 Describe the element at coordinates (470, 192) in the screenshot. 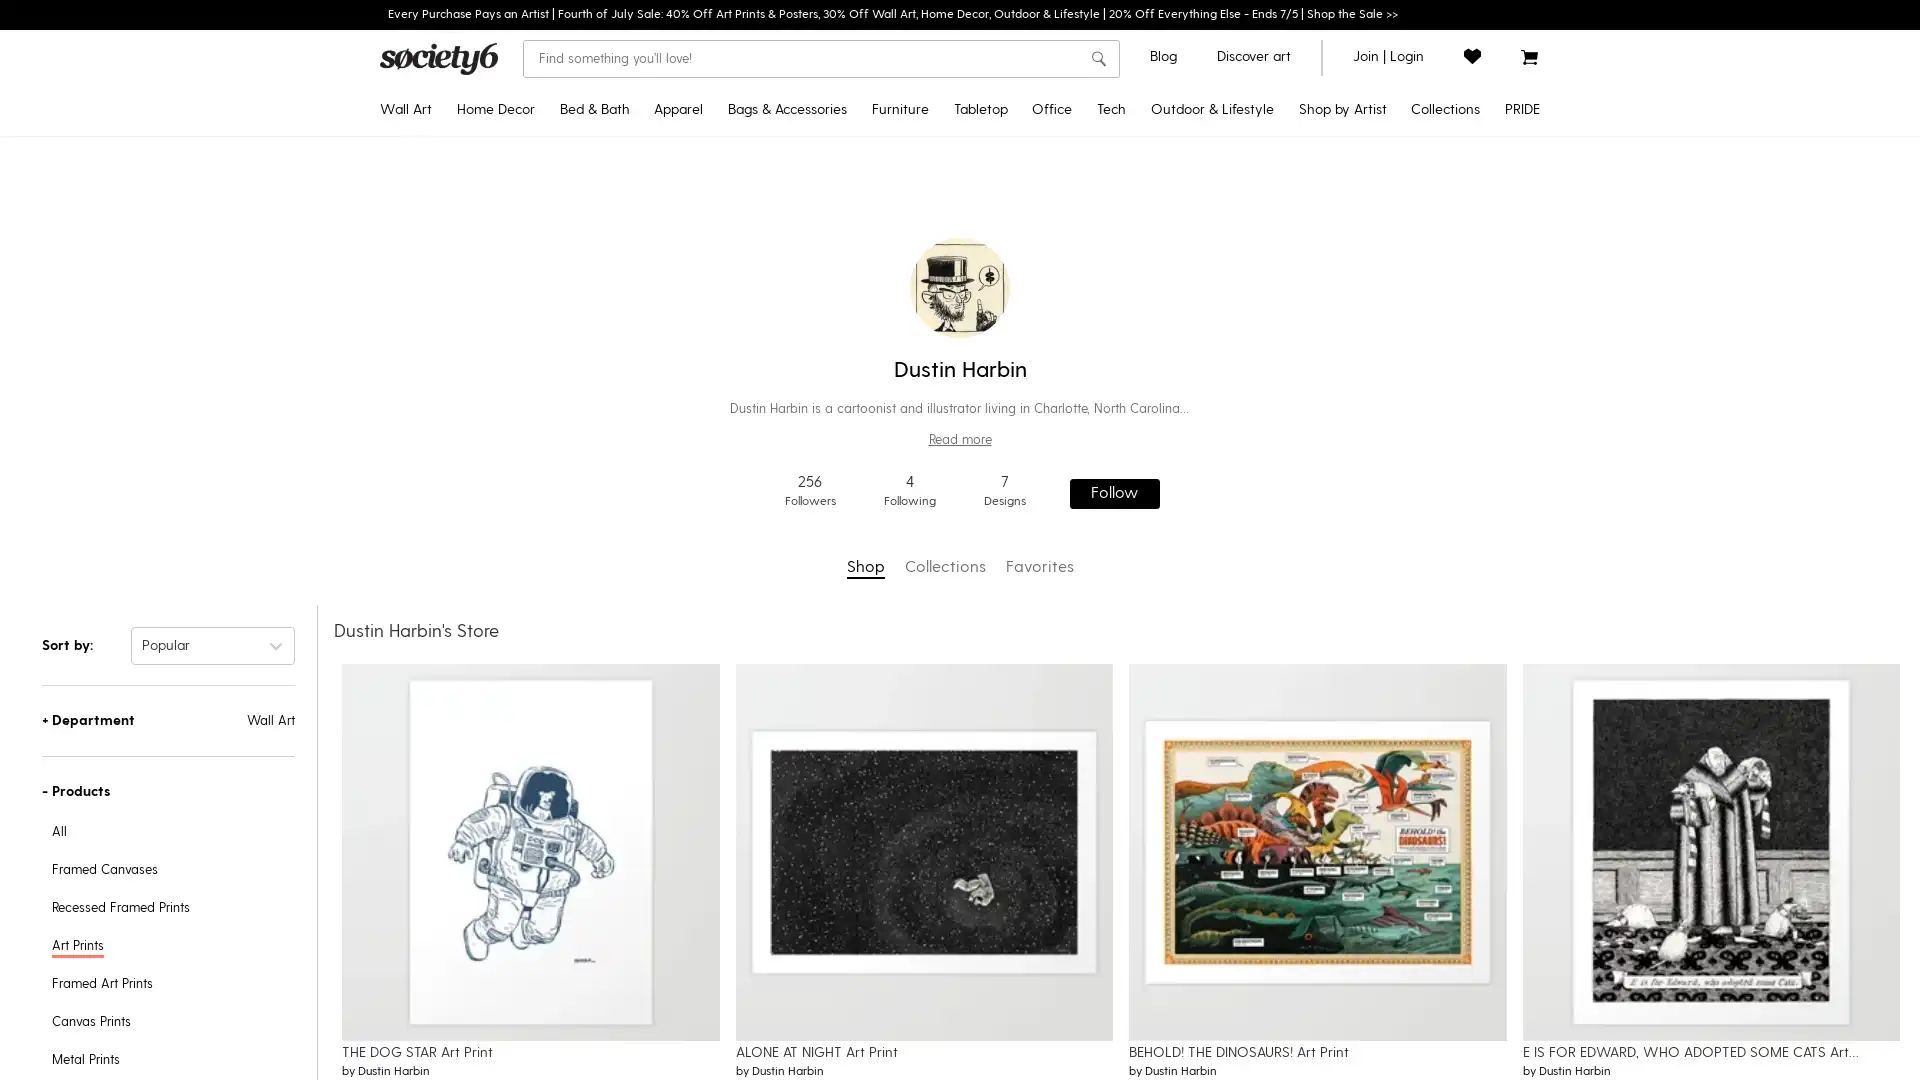

I see `Framed Art Prints` at that location.